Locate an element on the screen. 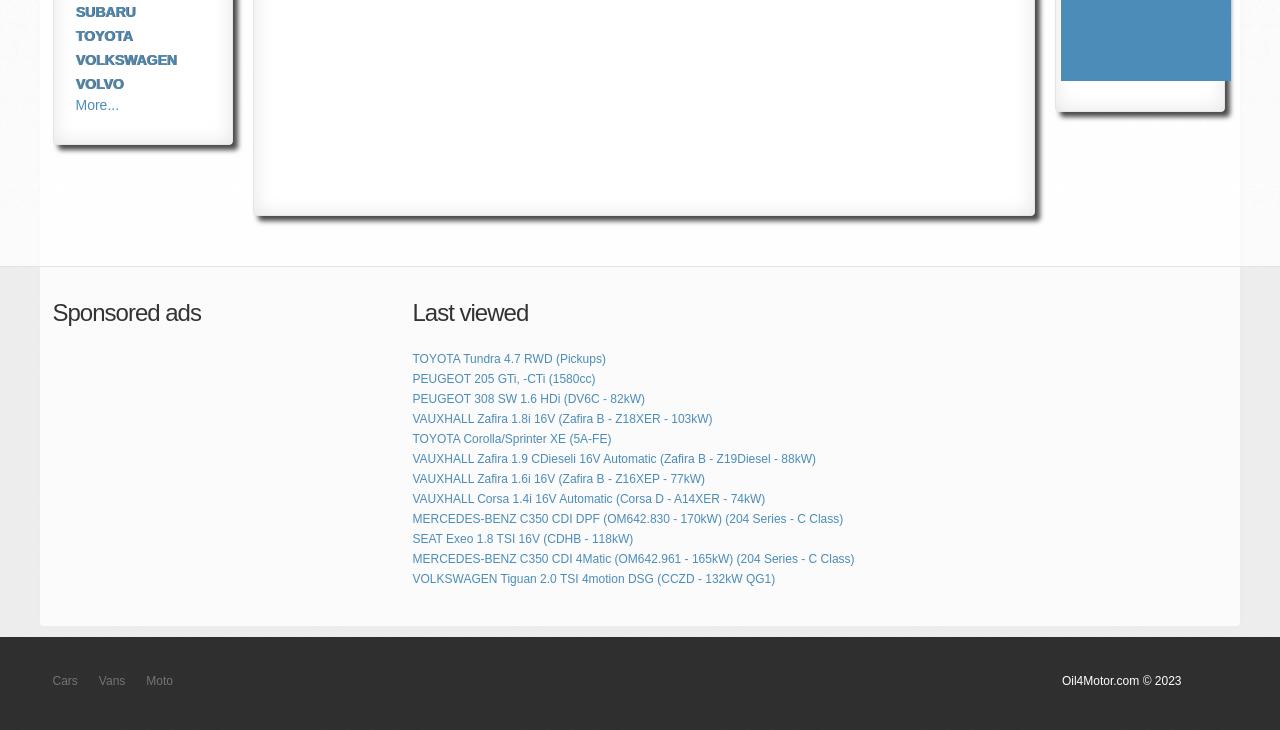  'Vans' is located at coordinates (110, 681).